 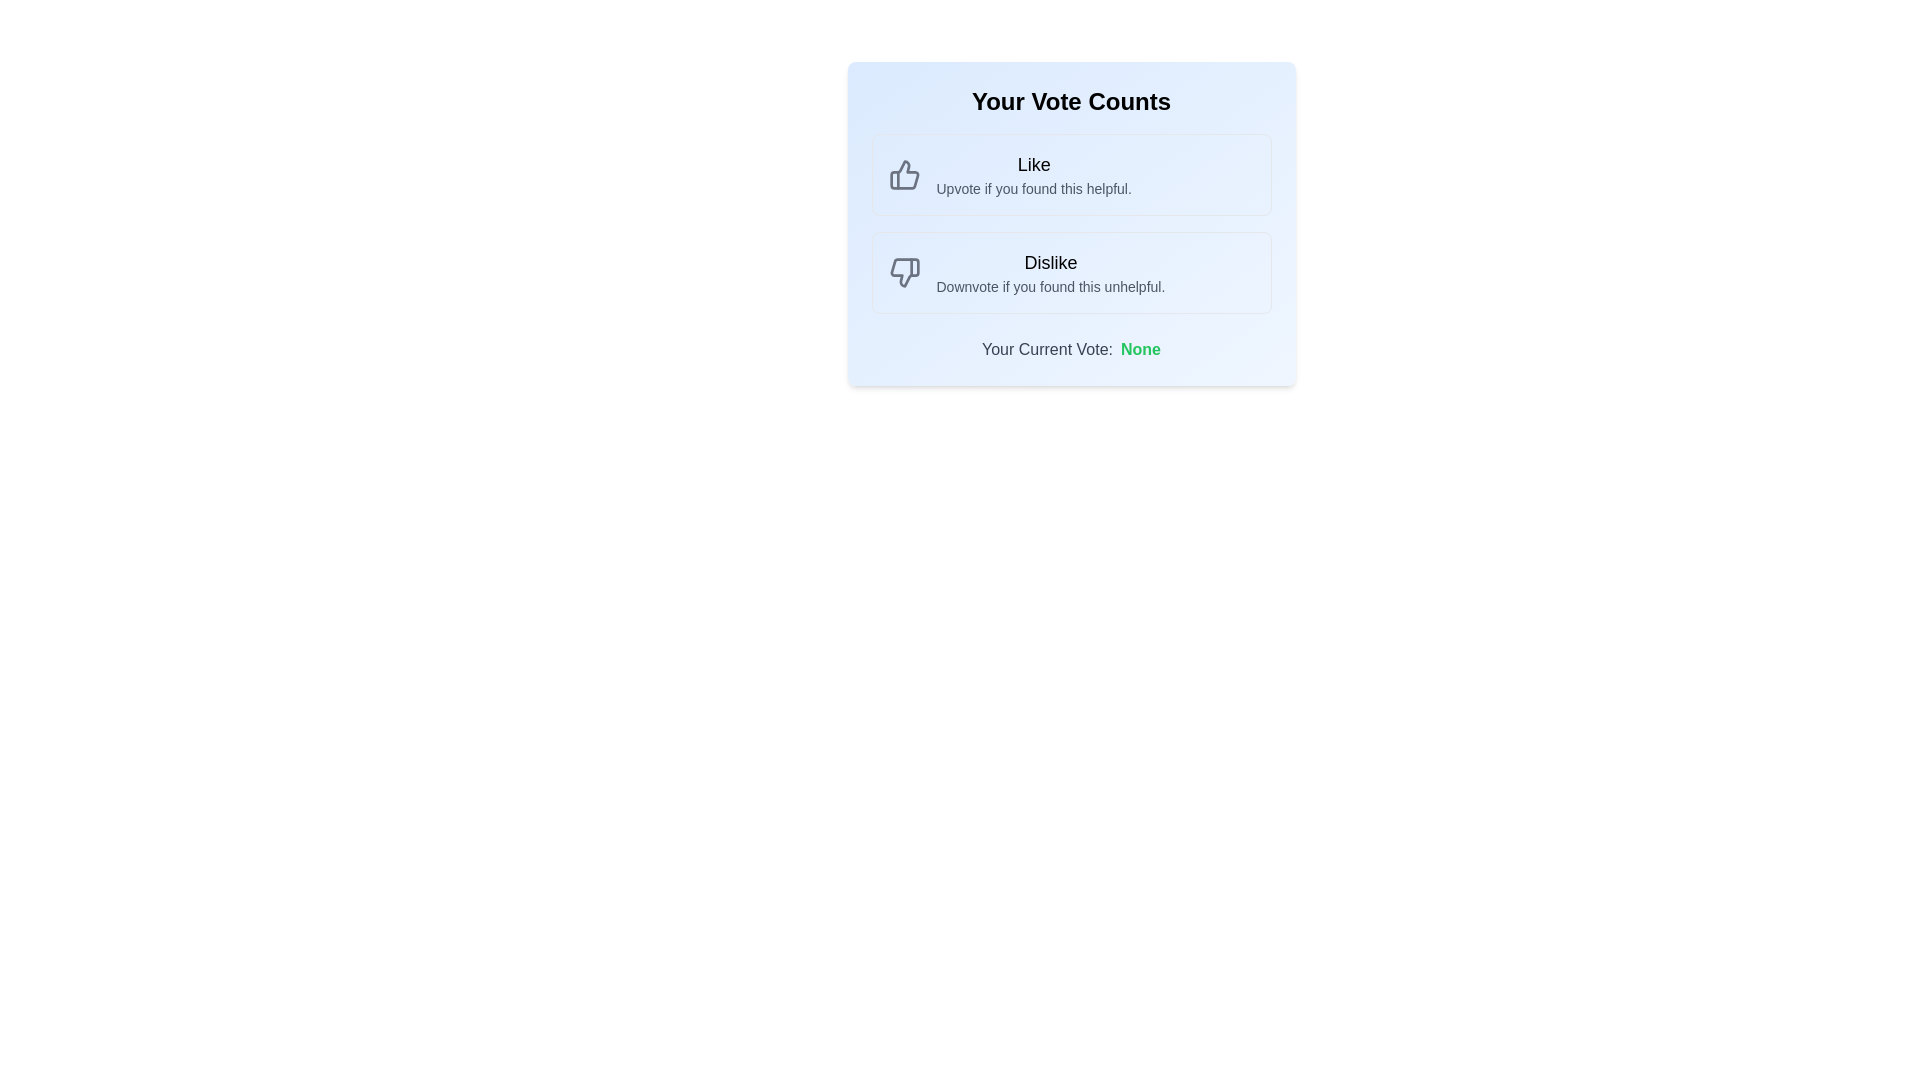 I want to click on the centered text label that reads 'Your Vote Counts', which is positioned above the interactive buttons, so click(x=1070, y=101).